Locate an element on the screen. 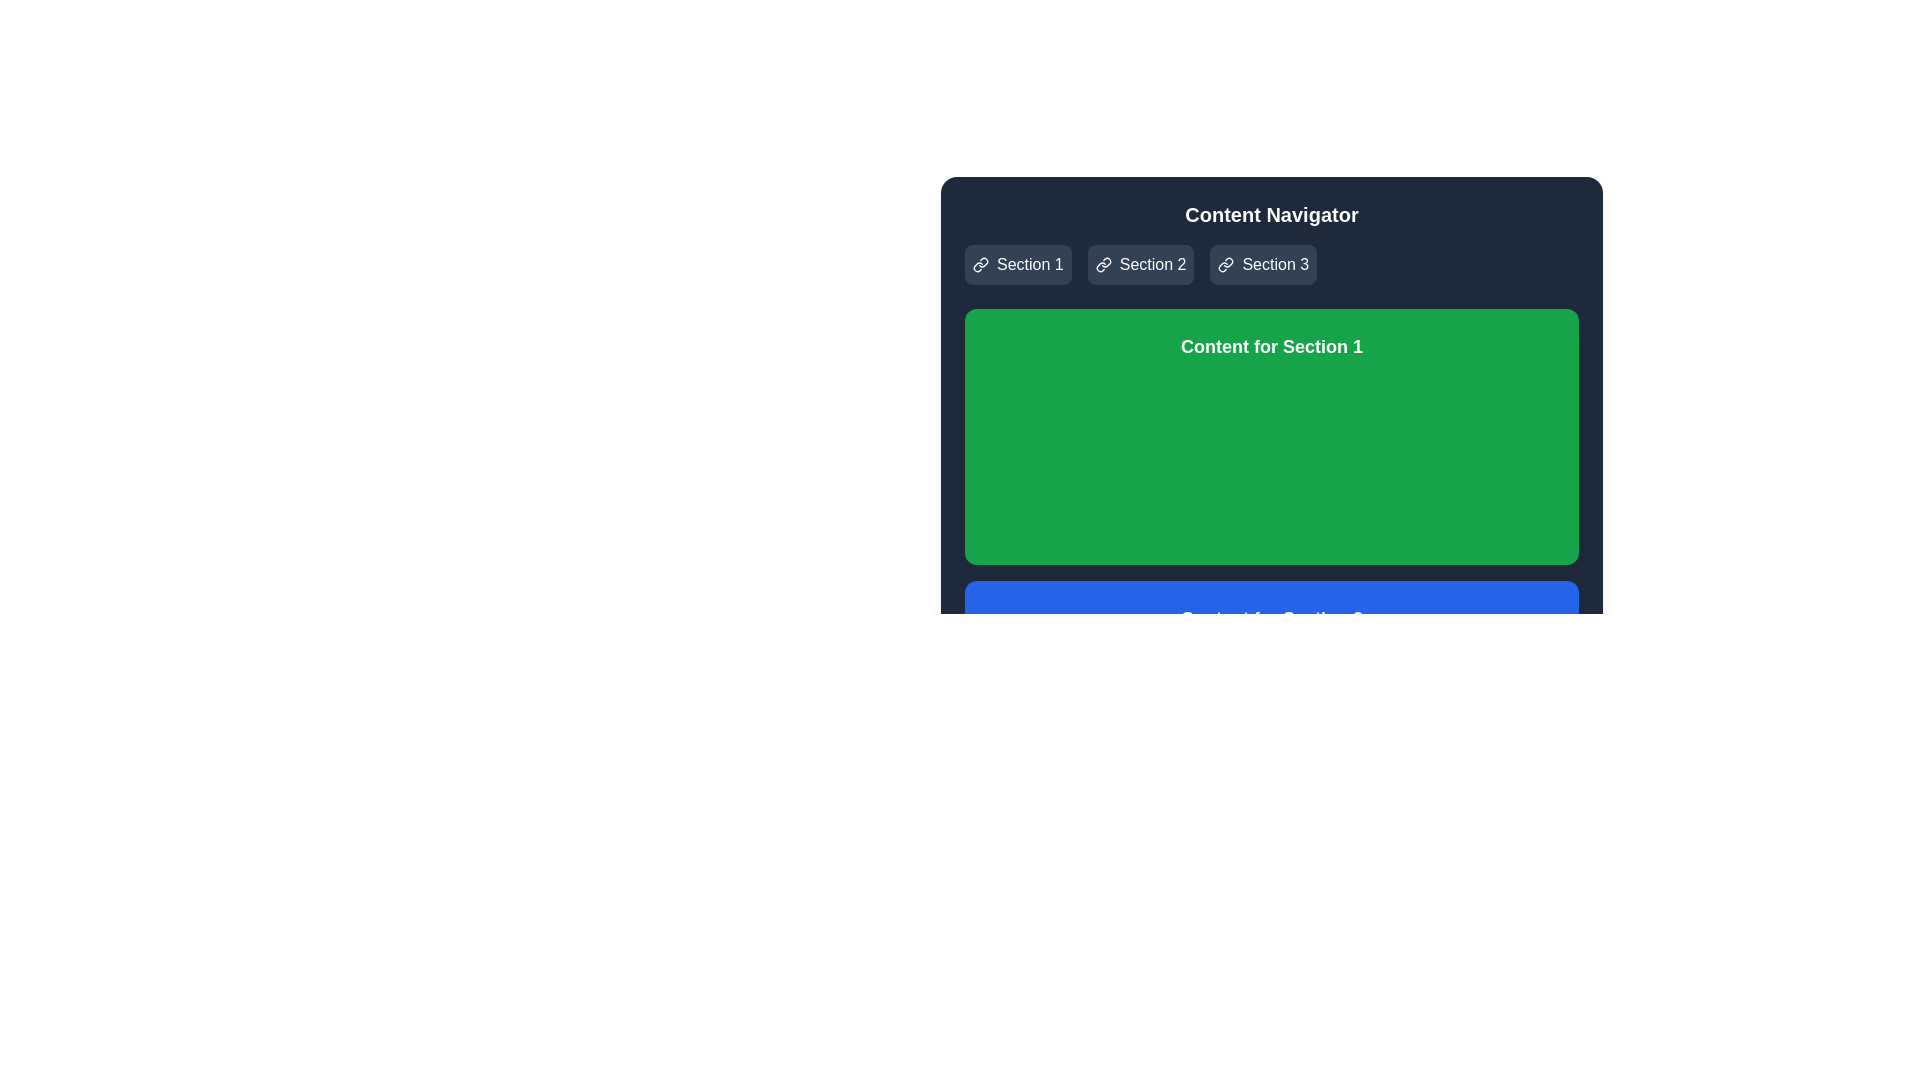  the navigation link labeled 'Section 3' located in the horizontal navigation bar under 'Content Navigator' is located at coordinates (1271, 264).